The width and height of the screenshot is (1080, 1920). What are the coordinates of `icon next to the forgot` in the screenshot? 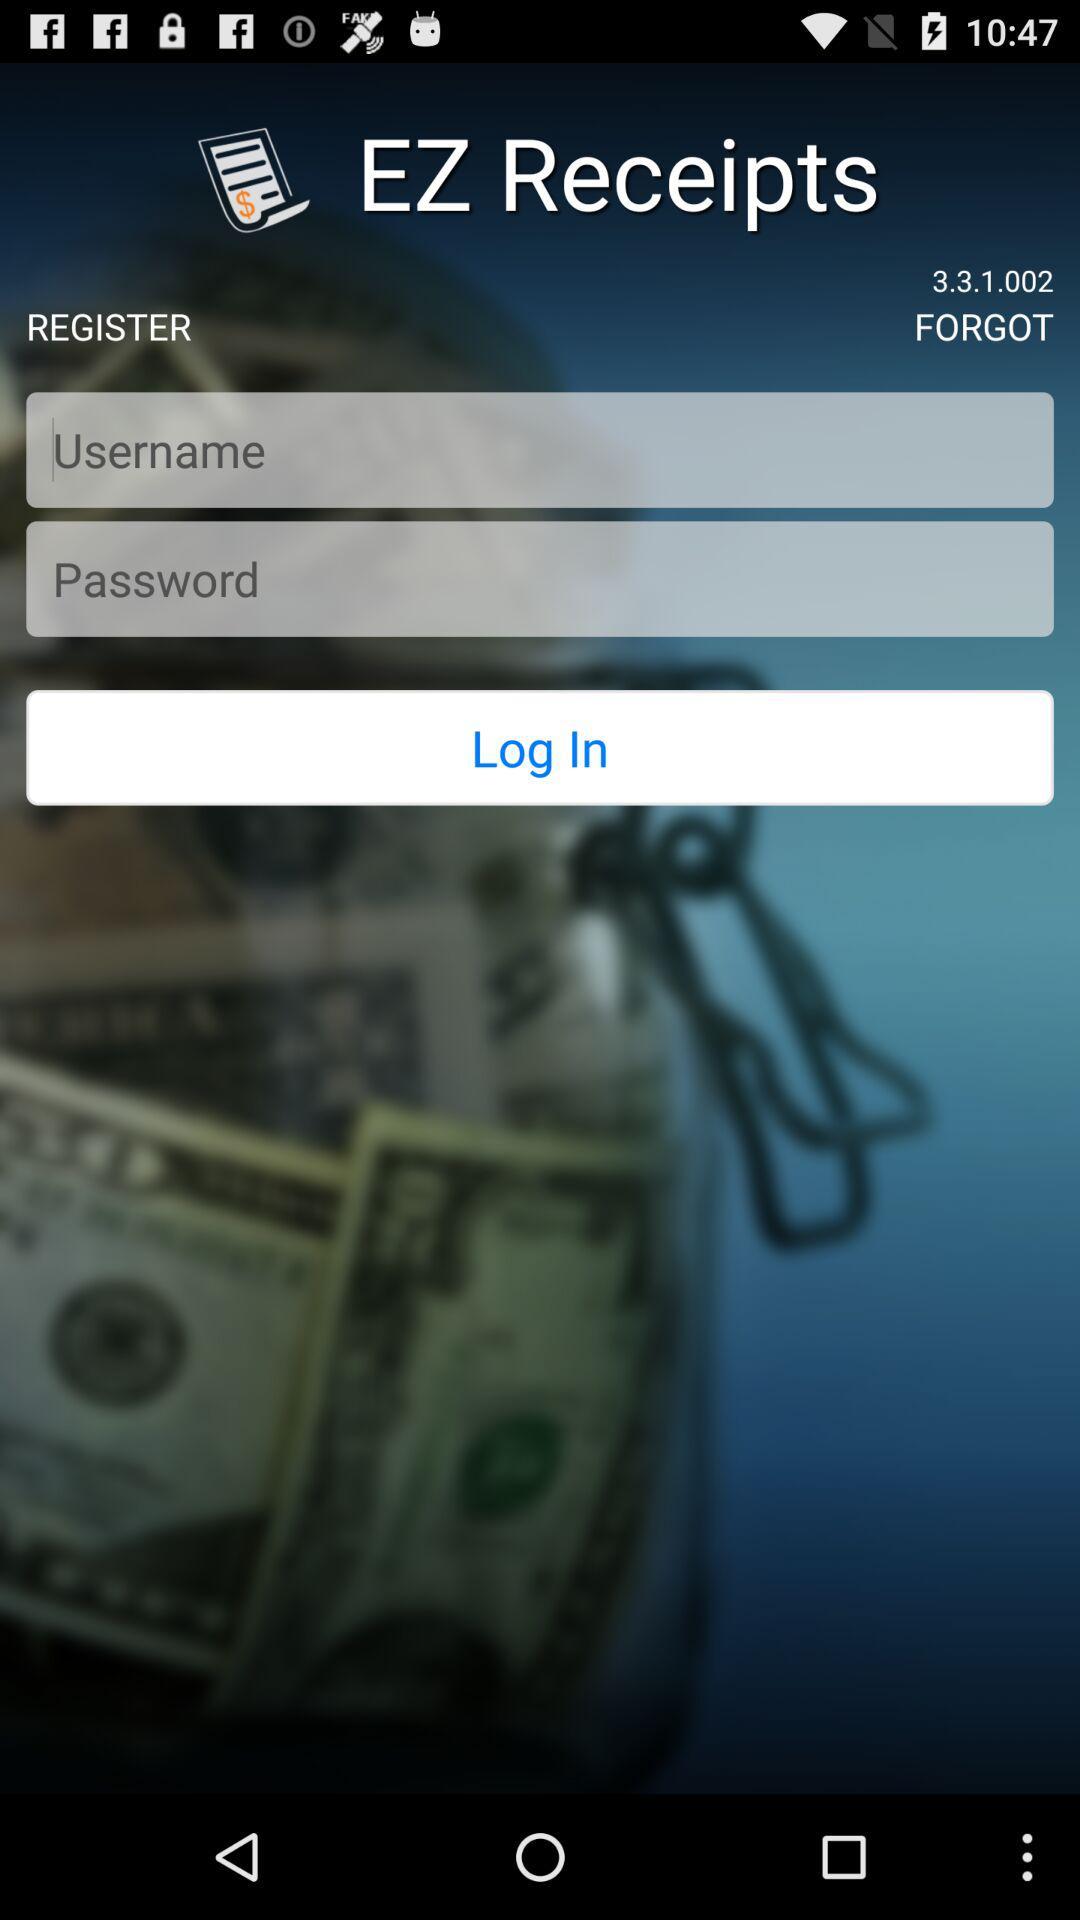 It's located at (108, 326).